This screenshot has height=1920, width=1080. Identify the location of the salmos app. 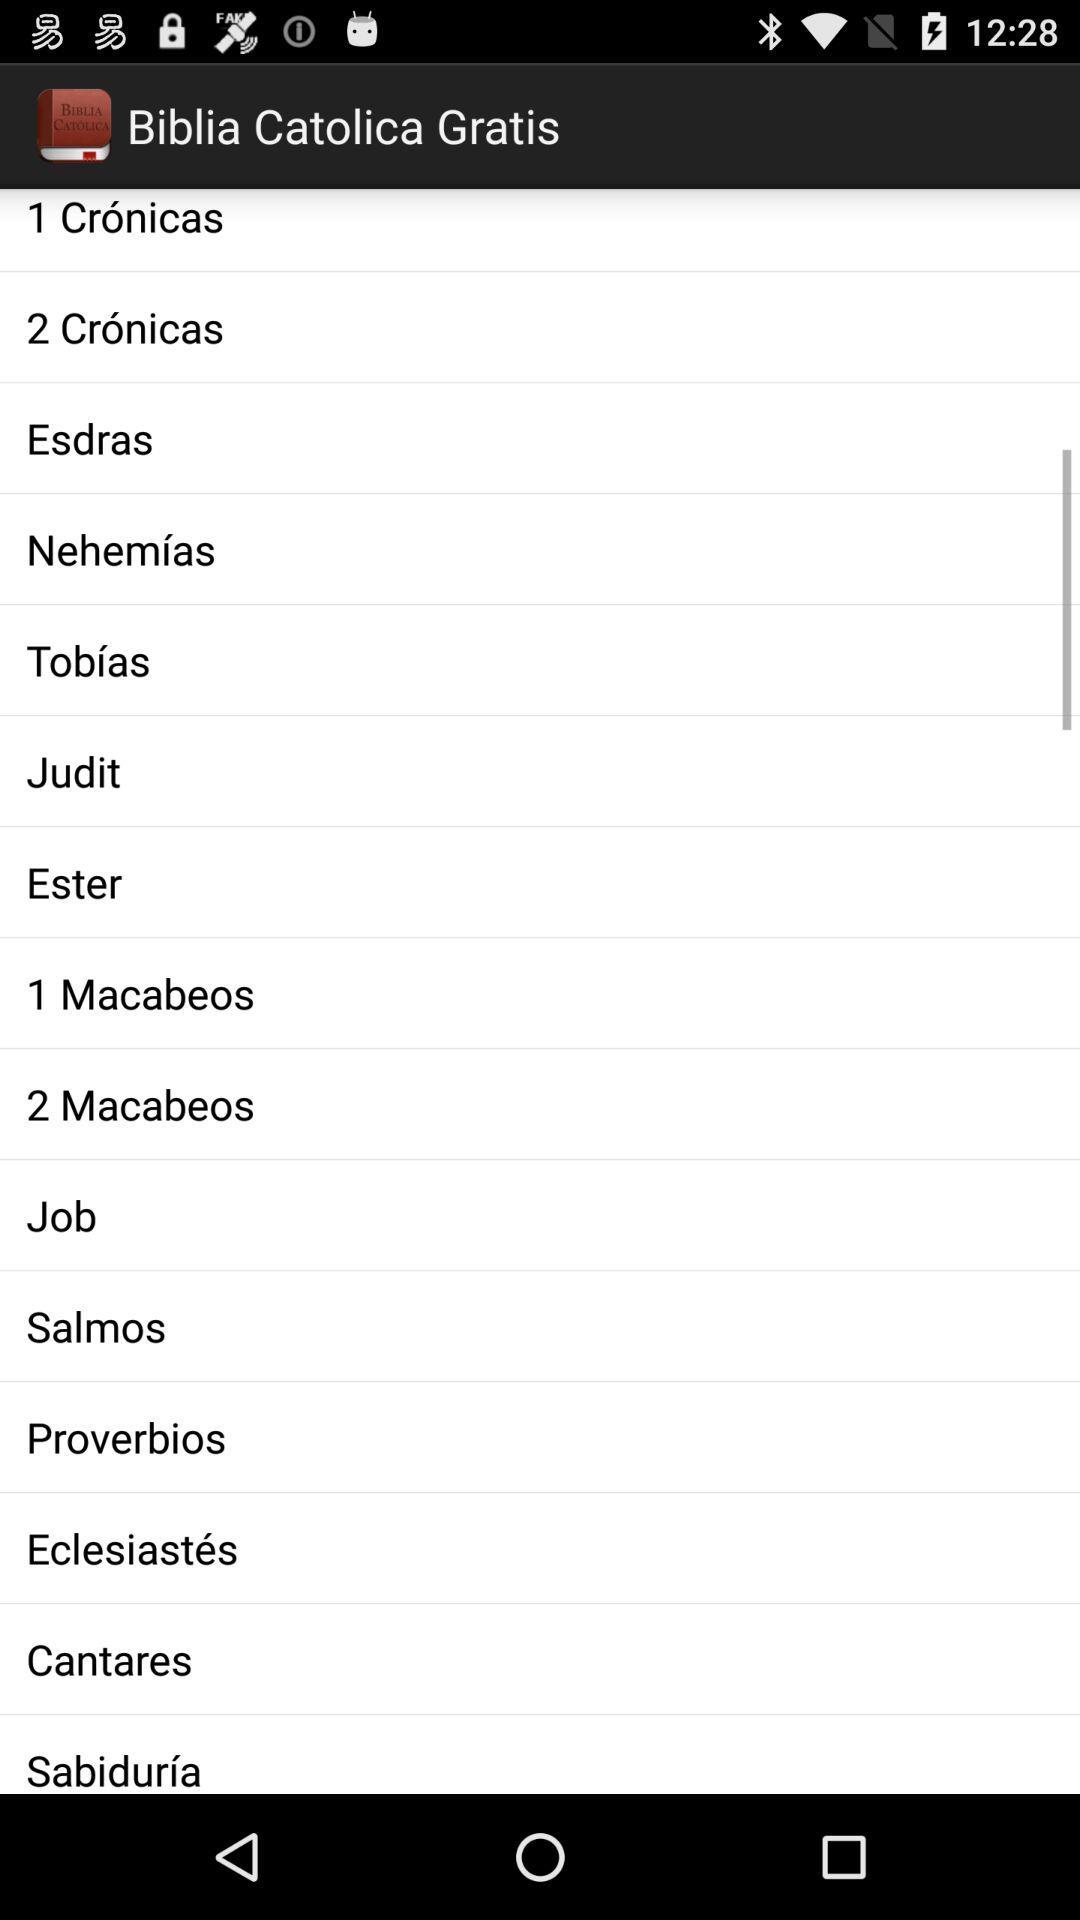
(540, 1325).